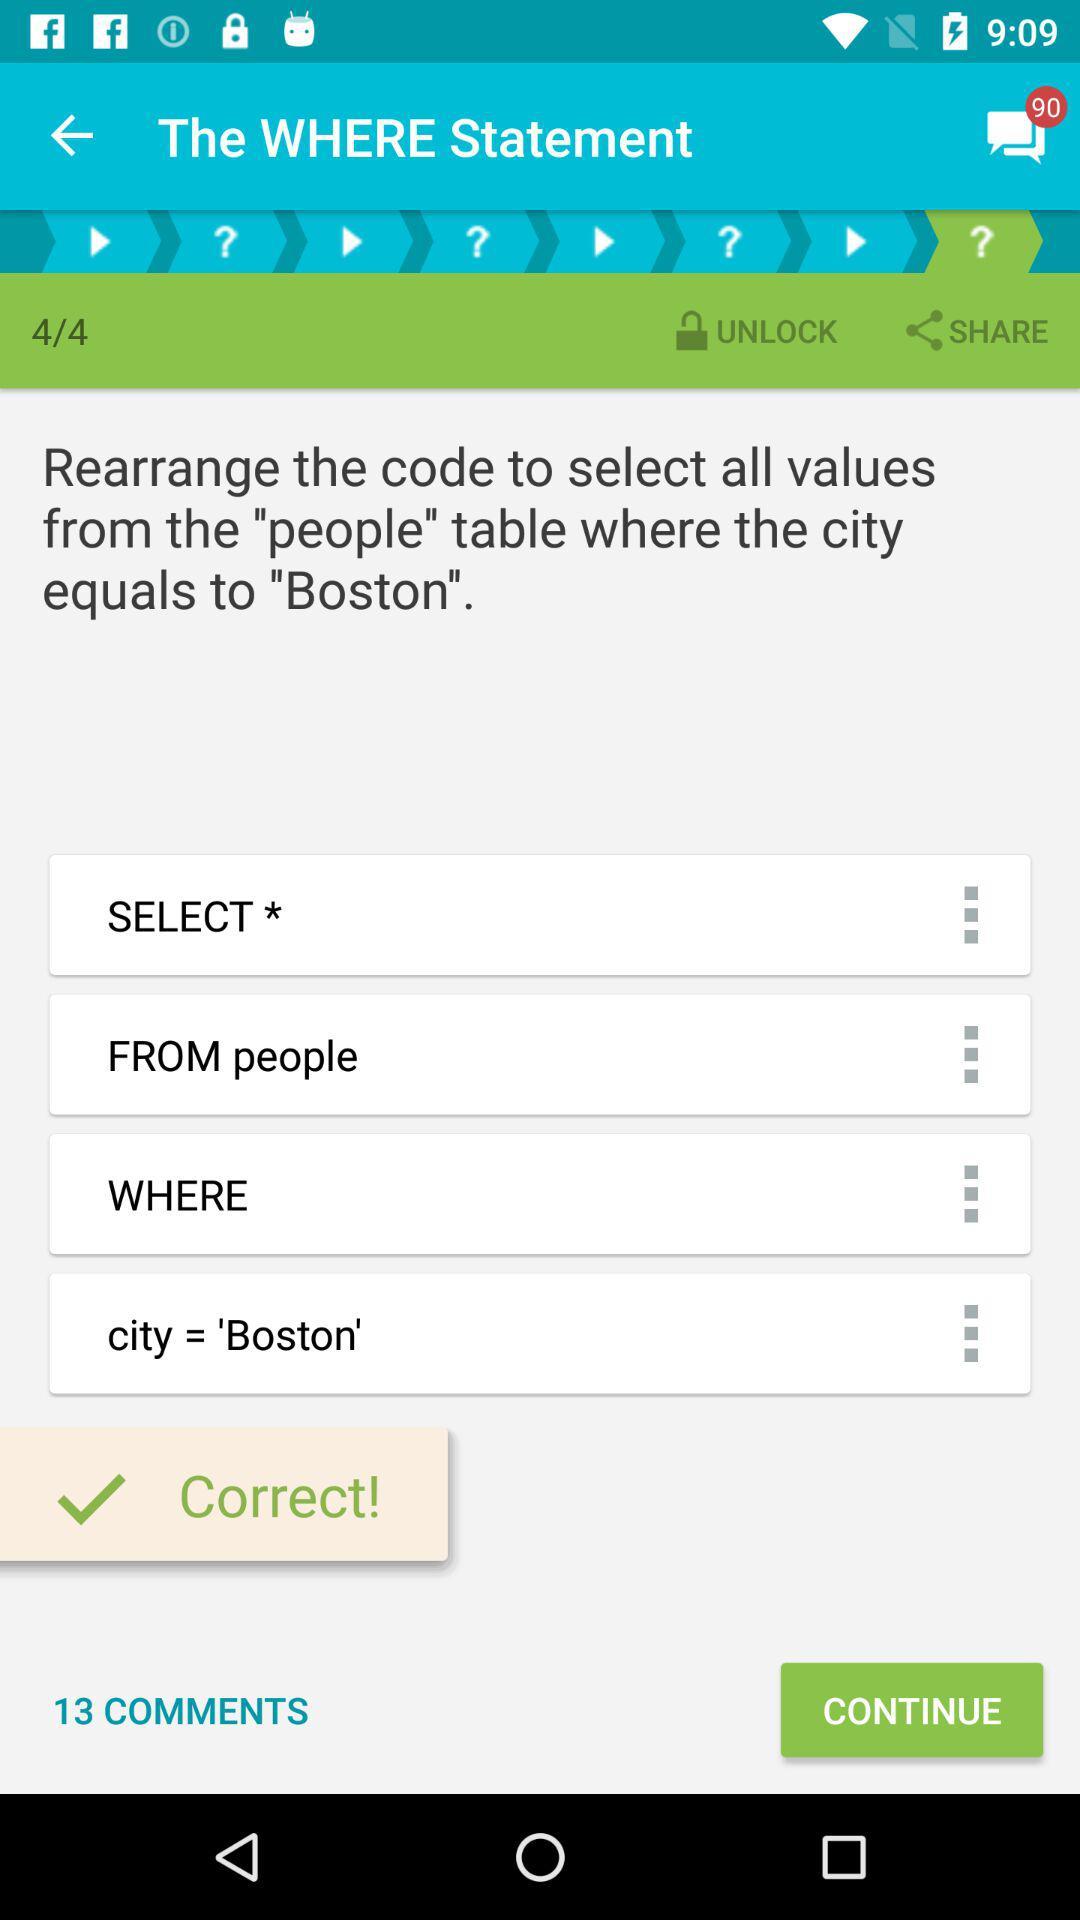 The height and width of the screenshot is (1920, 1080). I want to click on current selection, so click(979, 240).